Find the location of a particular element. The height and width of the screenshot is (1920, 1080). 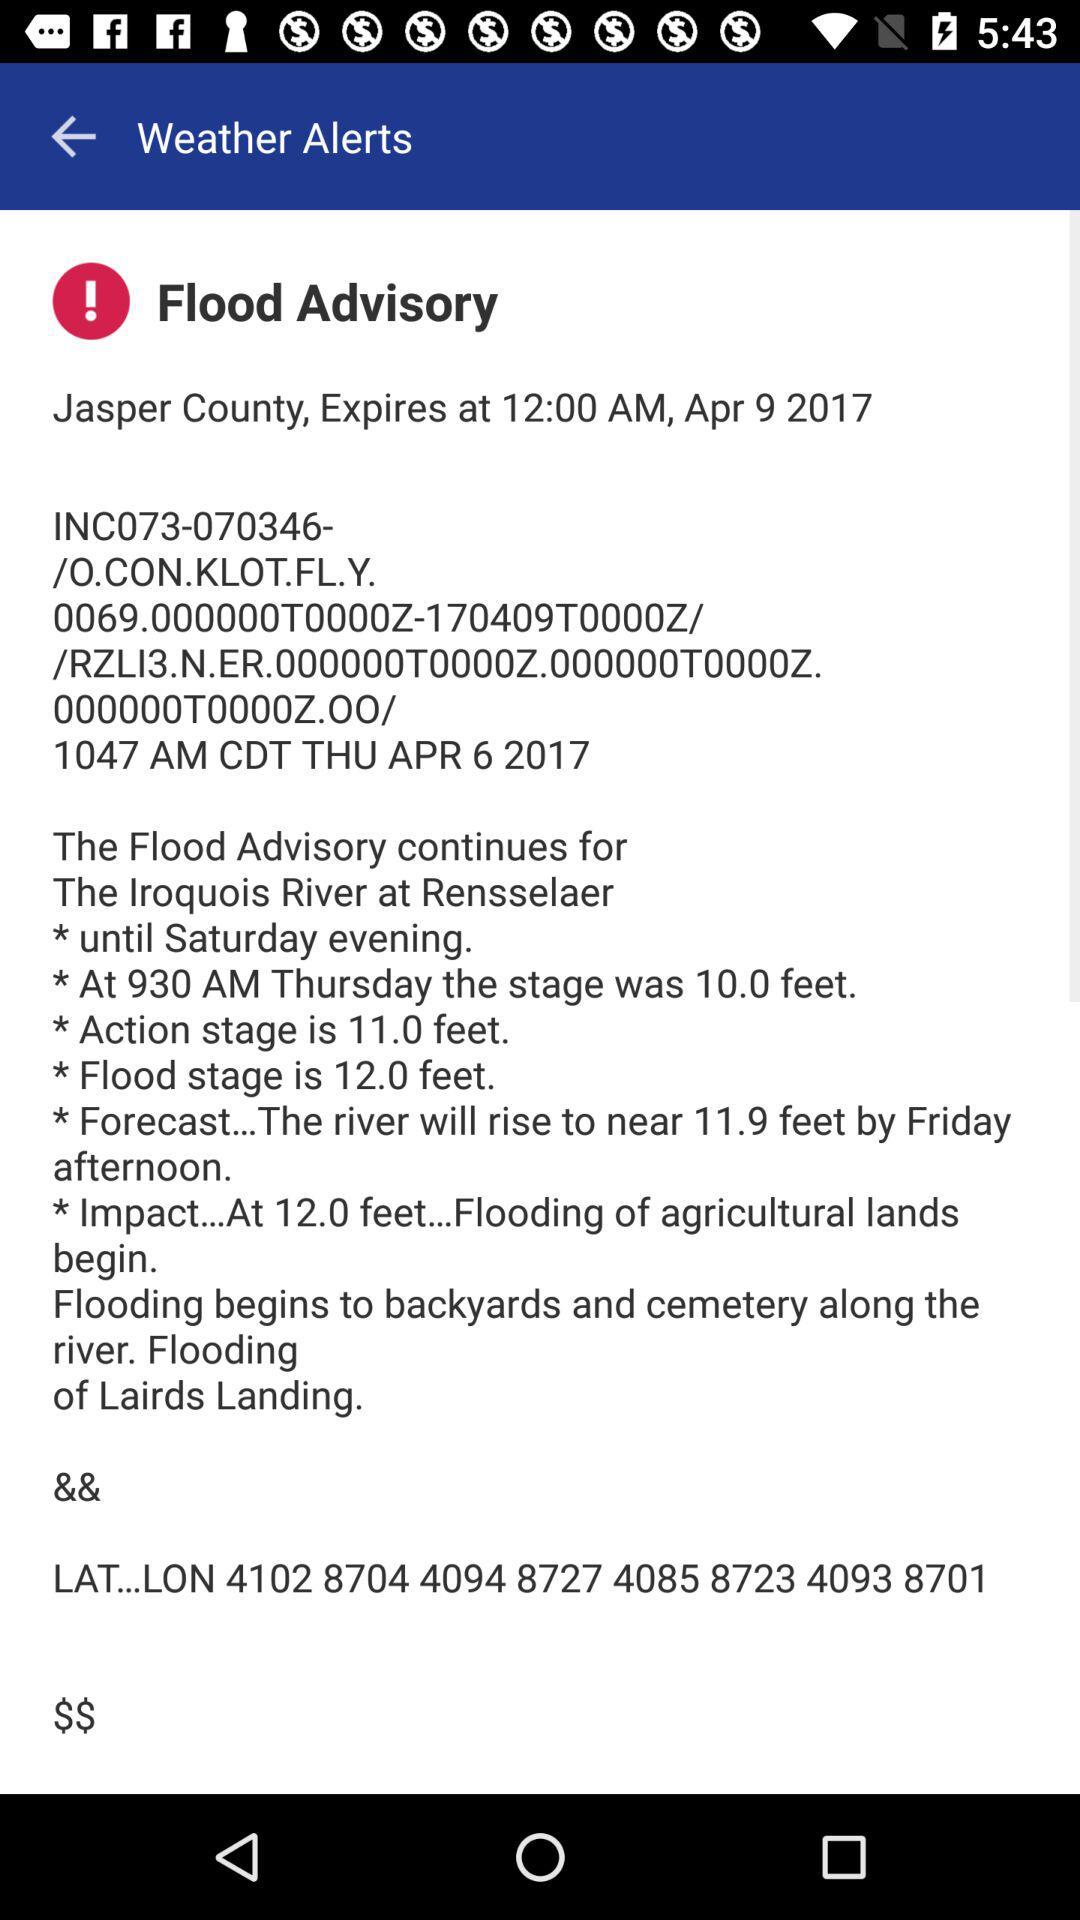

app to the left of the weather alerts app is located at coordinates (72, 135).